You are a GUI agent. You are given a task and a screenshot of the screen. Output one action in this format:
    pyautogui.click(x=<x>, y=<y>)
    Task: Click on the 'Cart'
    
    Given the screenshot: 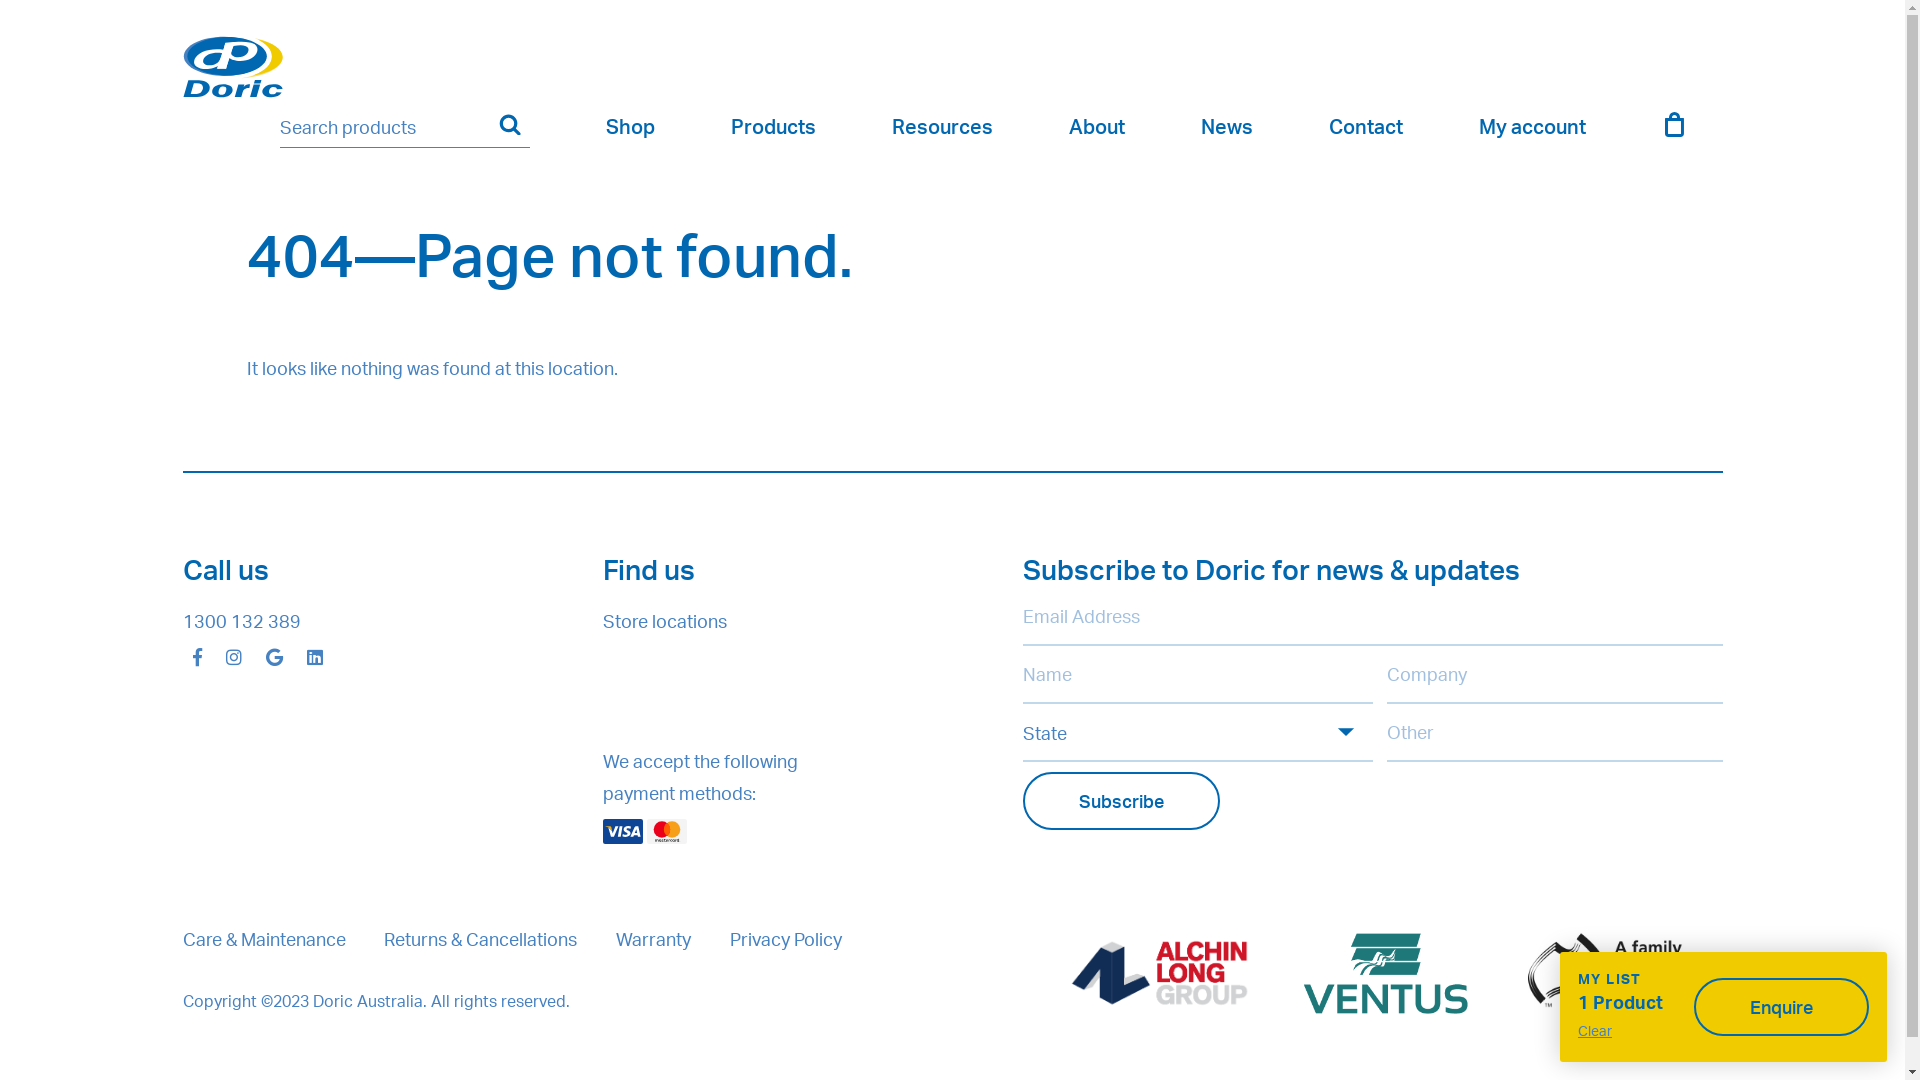 What is the action you would take?
    pyautogui.click(x=1674, y=130)
    